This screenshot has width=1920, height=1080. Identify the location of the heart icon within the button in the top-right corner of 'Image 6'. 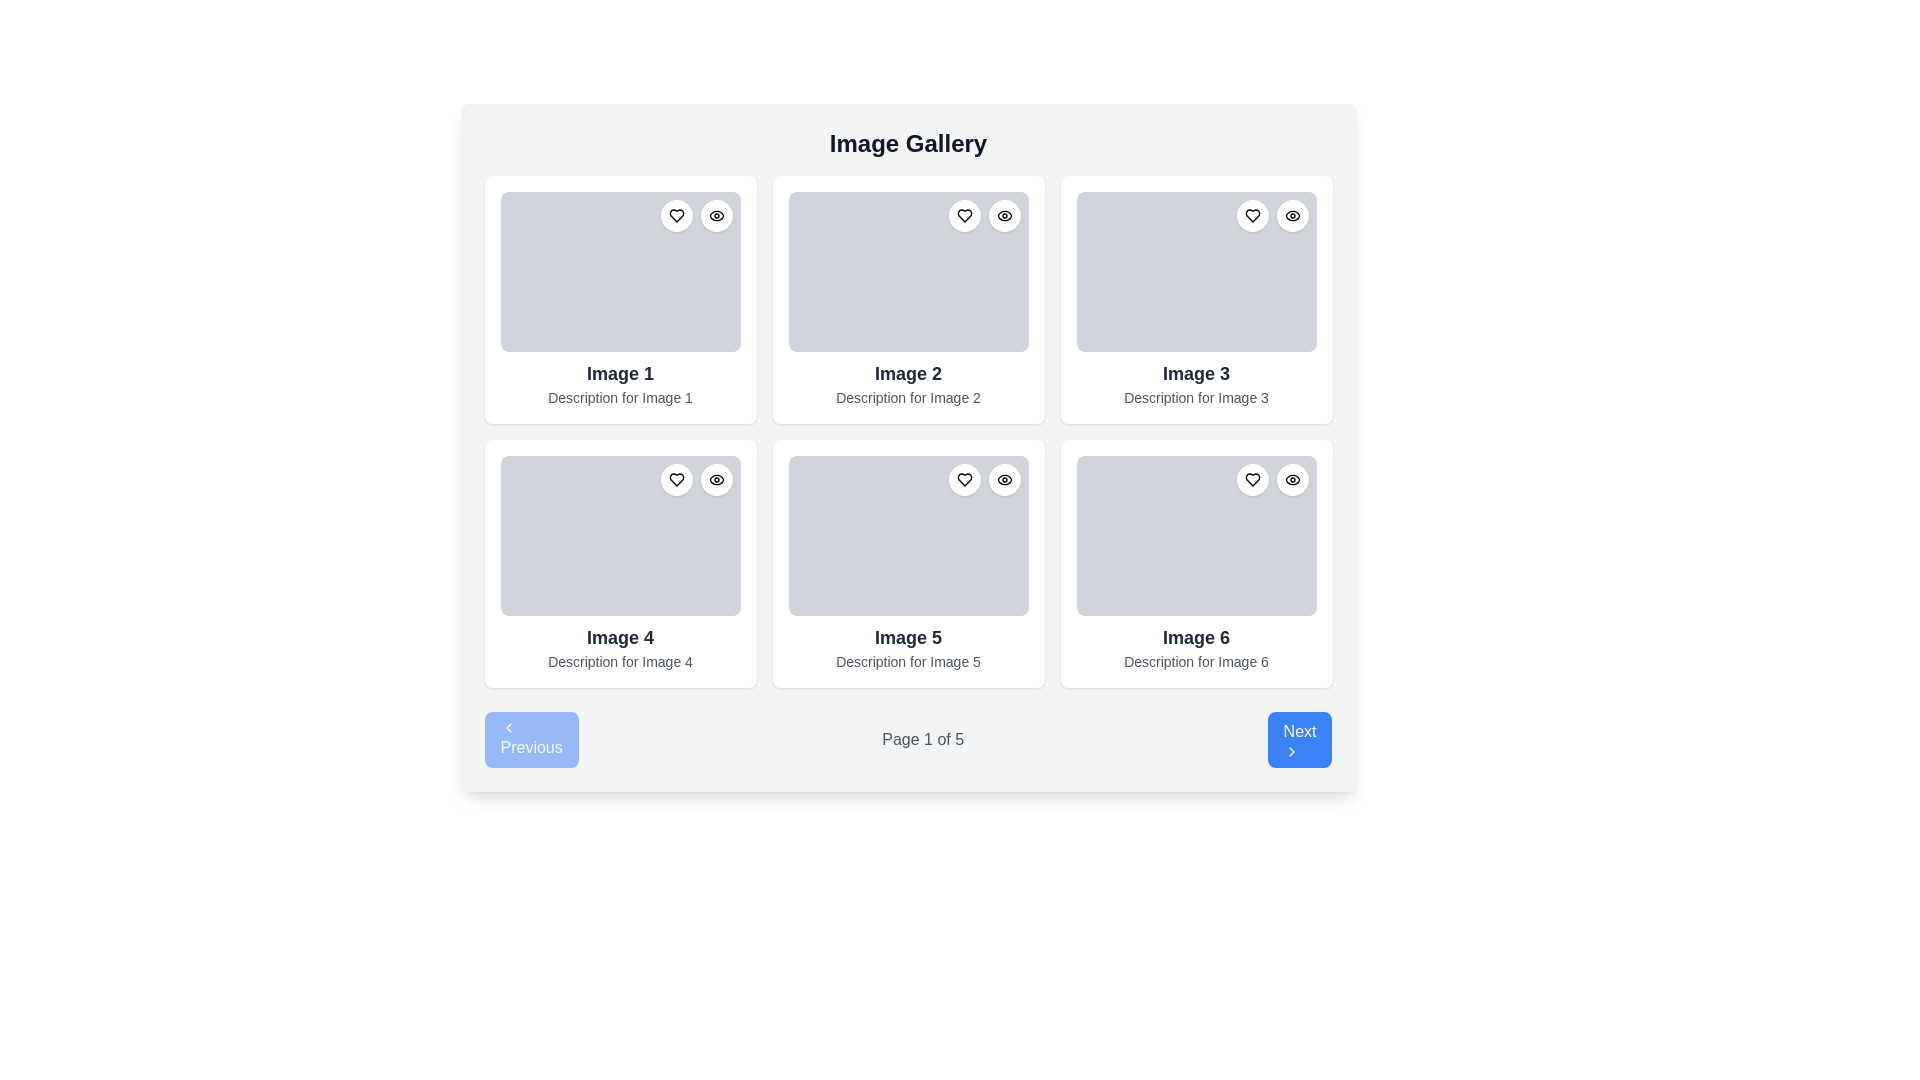
(1251, 479).